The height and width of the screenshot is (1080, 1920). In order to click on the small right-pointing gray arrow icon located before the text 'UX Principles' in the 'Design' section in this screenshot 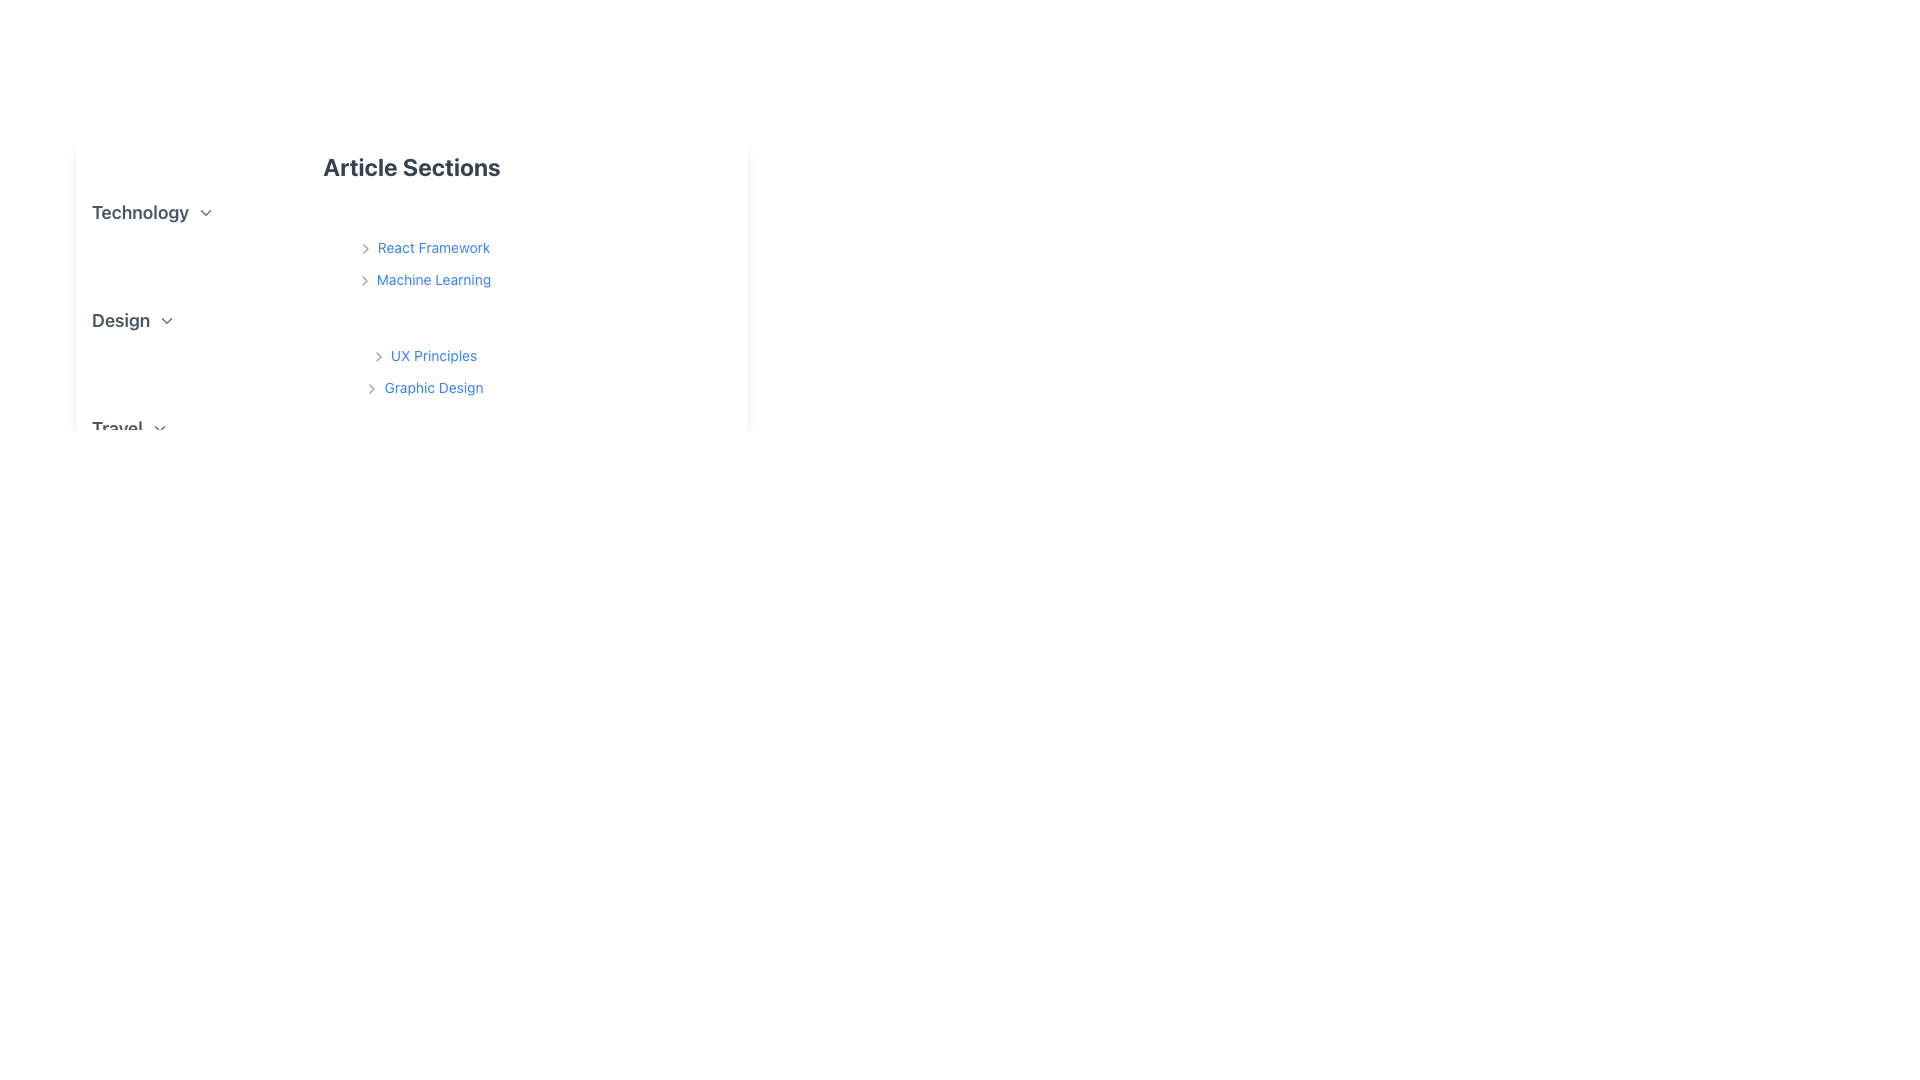, I will do `click(378, 356)`.